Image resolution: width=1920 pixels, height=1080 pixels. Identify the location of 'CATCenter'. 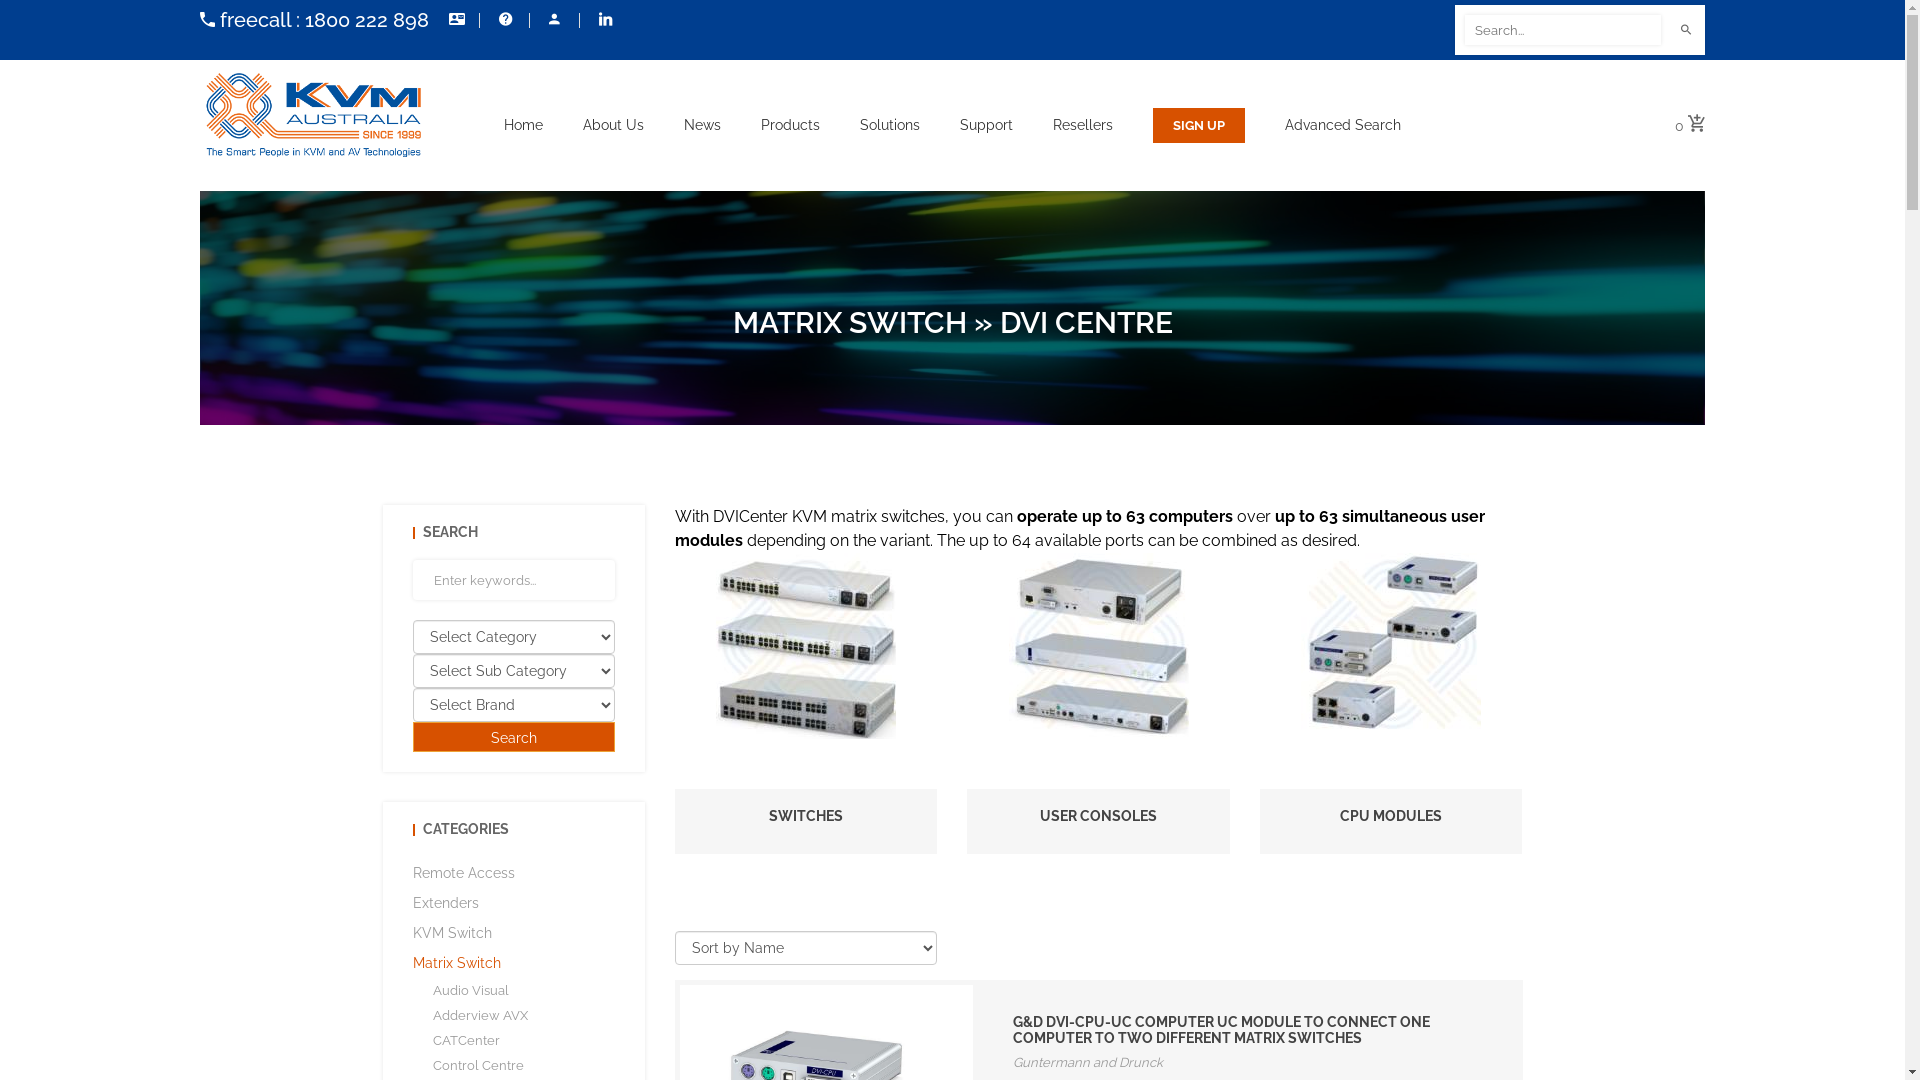
(464, 1039).